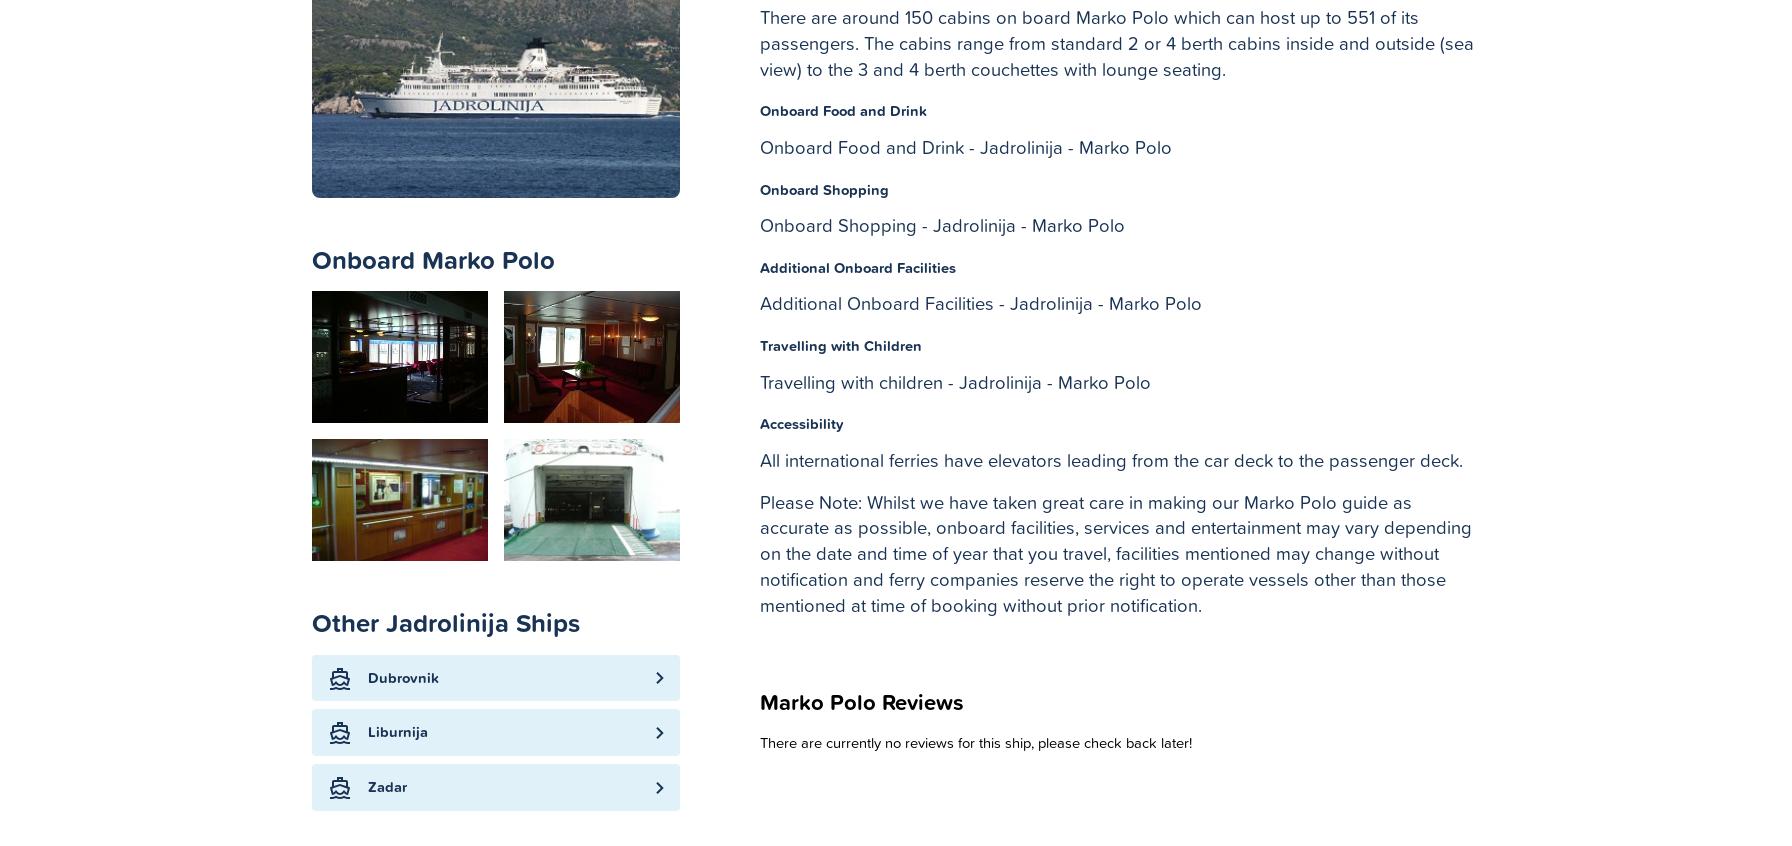 The height and width of the screenshot is (846, 1792). Describe the element at coordinates (801, 423) in the screenshot. I see `'Accessibility'` at that location.